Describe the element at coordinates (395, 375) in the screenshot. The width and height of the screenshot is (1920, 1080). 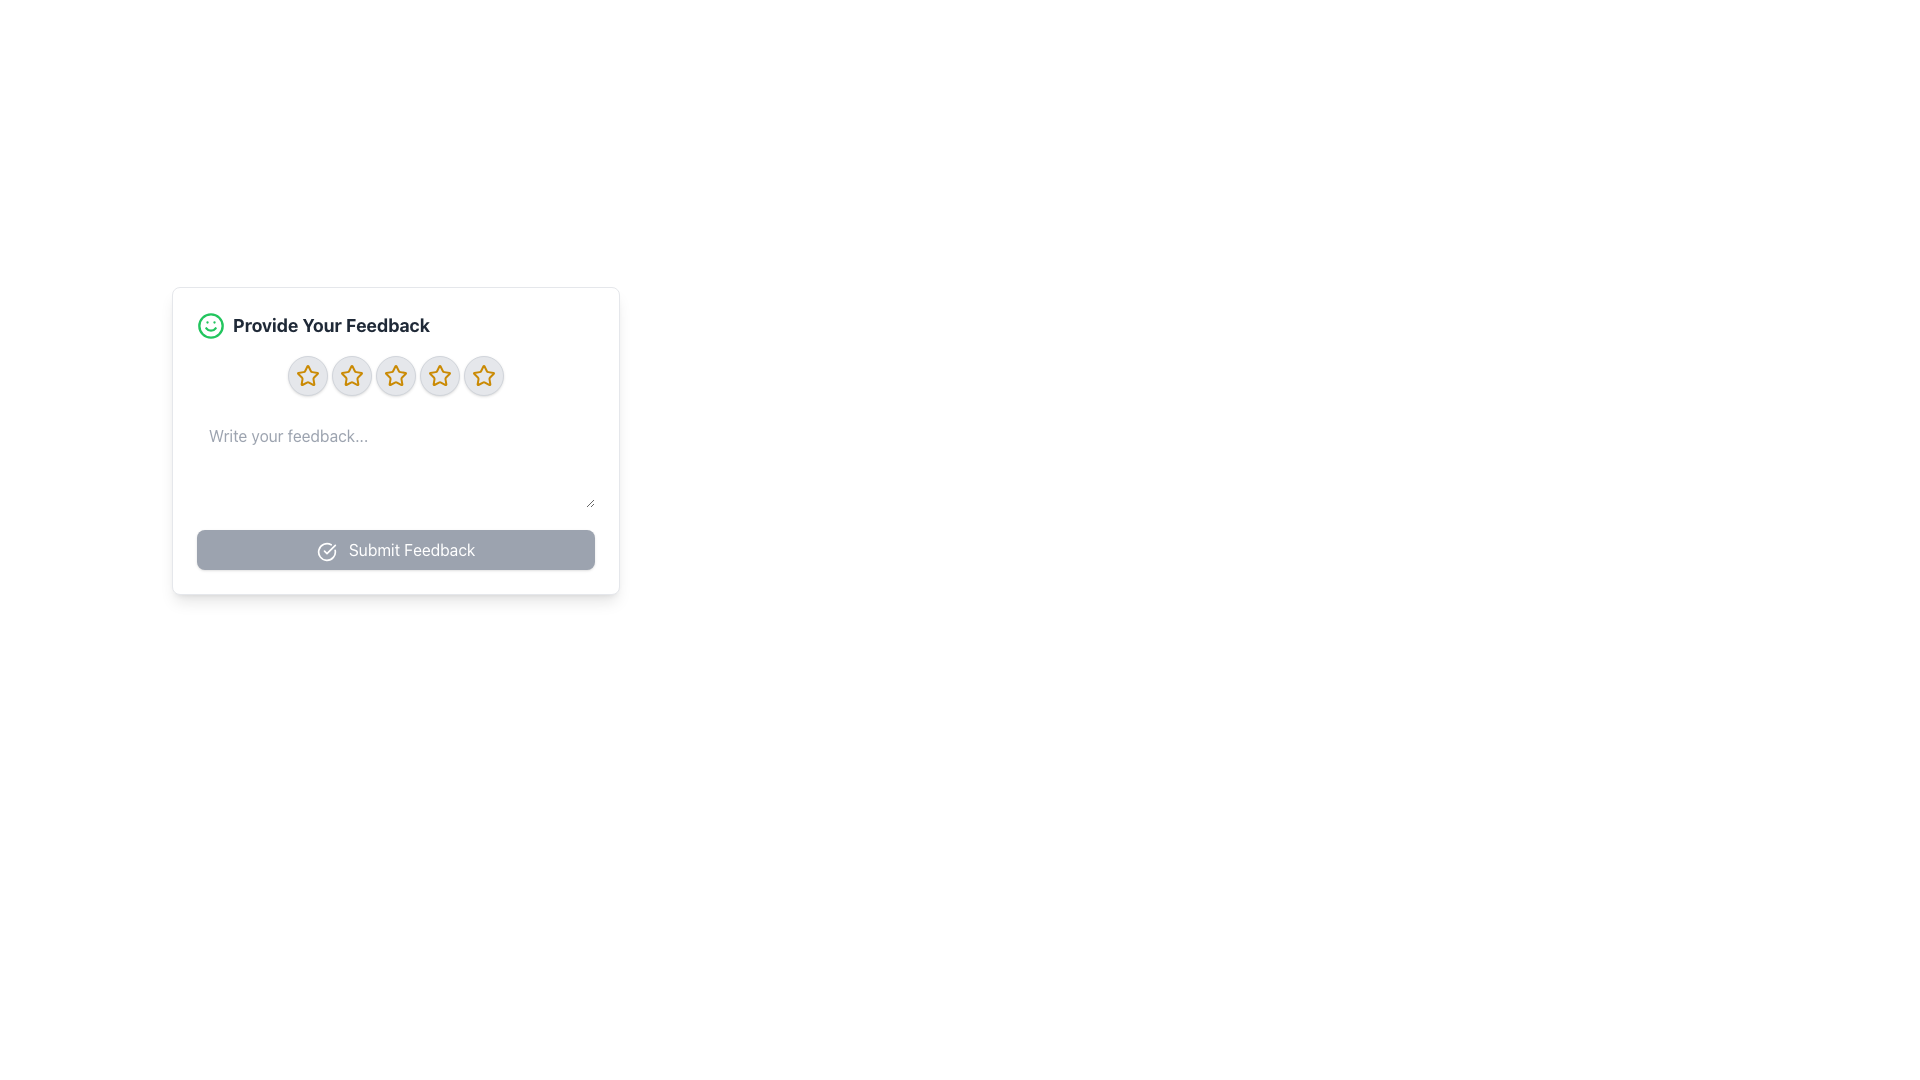
I see `the third rating icon in the horizontal arrangement of five circular rating icons under the title 'Provide Your Feedback'` at that location.